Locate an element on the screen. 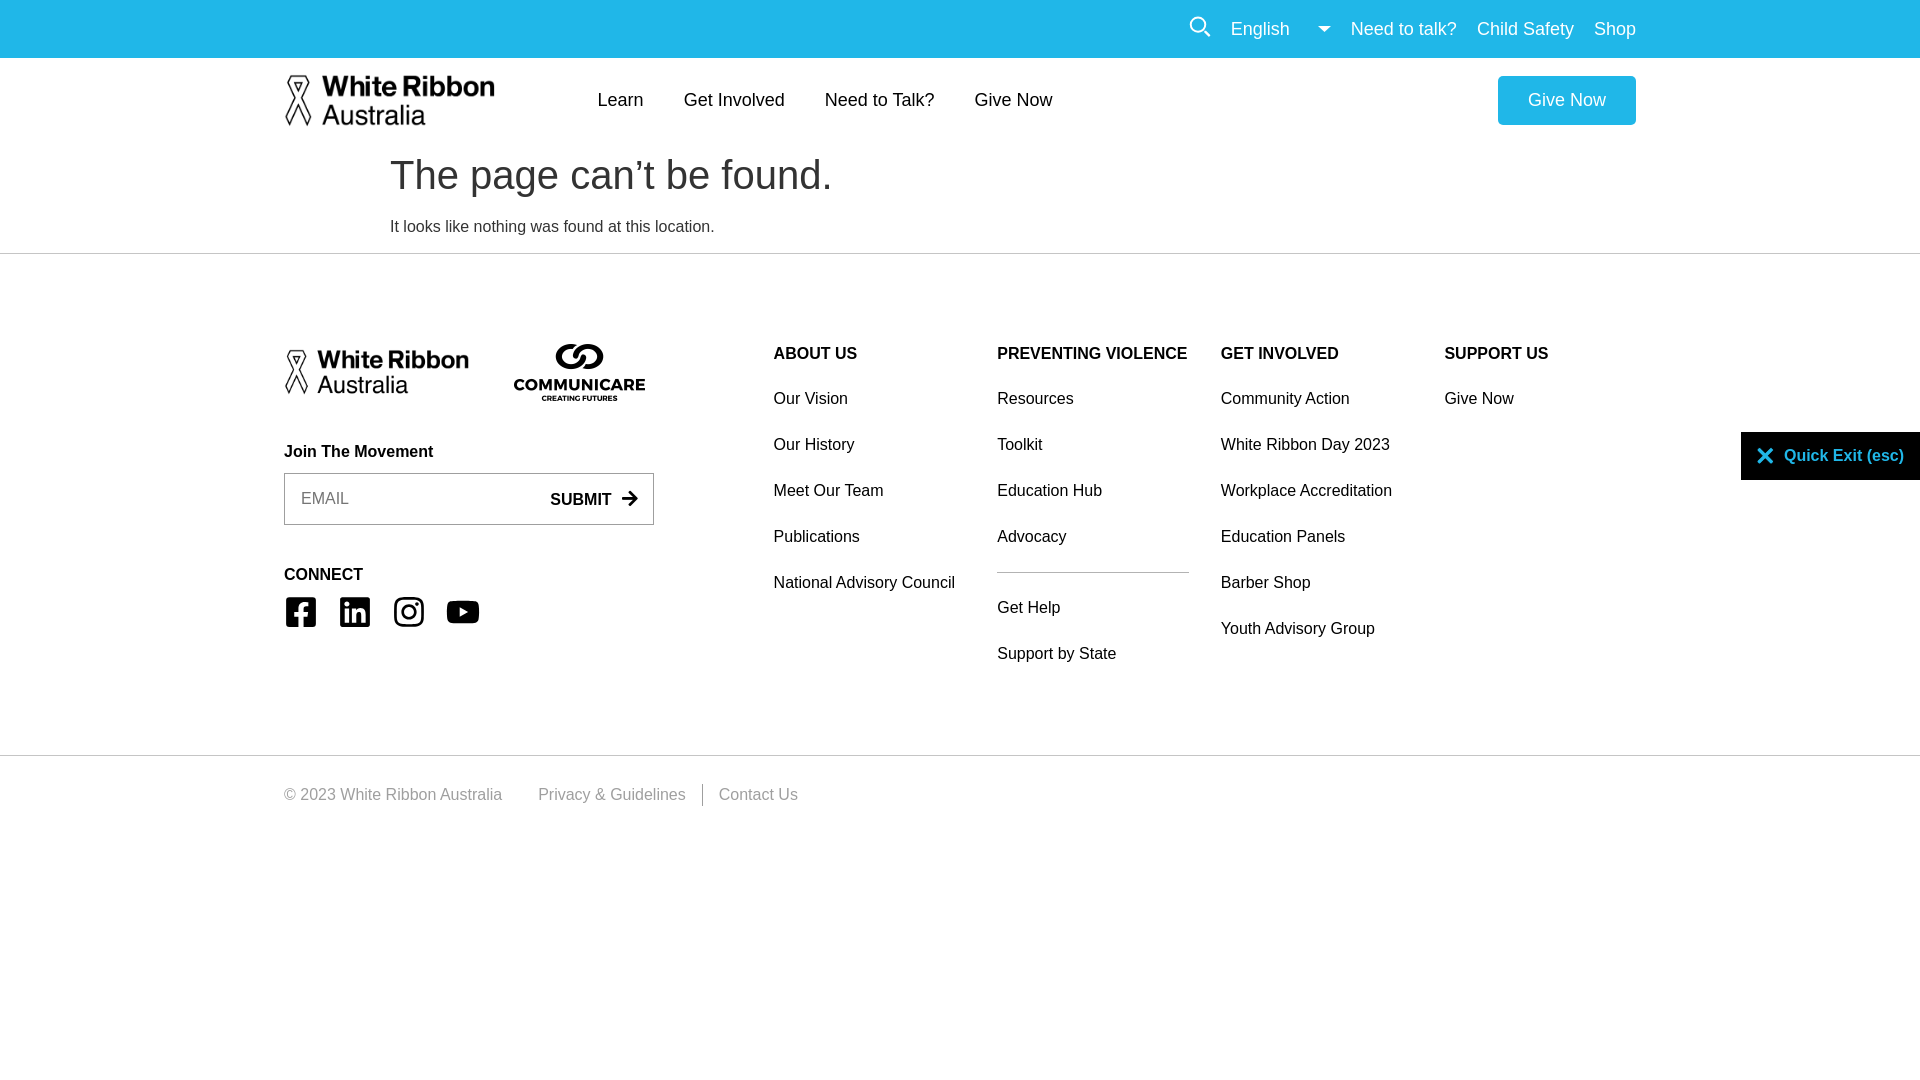 Image resolution: width=1920 pixels, height=1080 pixels. 'Learn' is located at coordinates (619, 100).